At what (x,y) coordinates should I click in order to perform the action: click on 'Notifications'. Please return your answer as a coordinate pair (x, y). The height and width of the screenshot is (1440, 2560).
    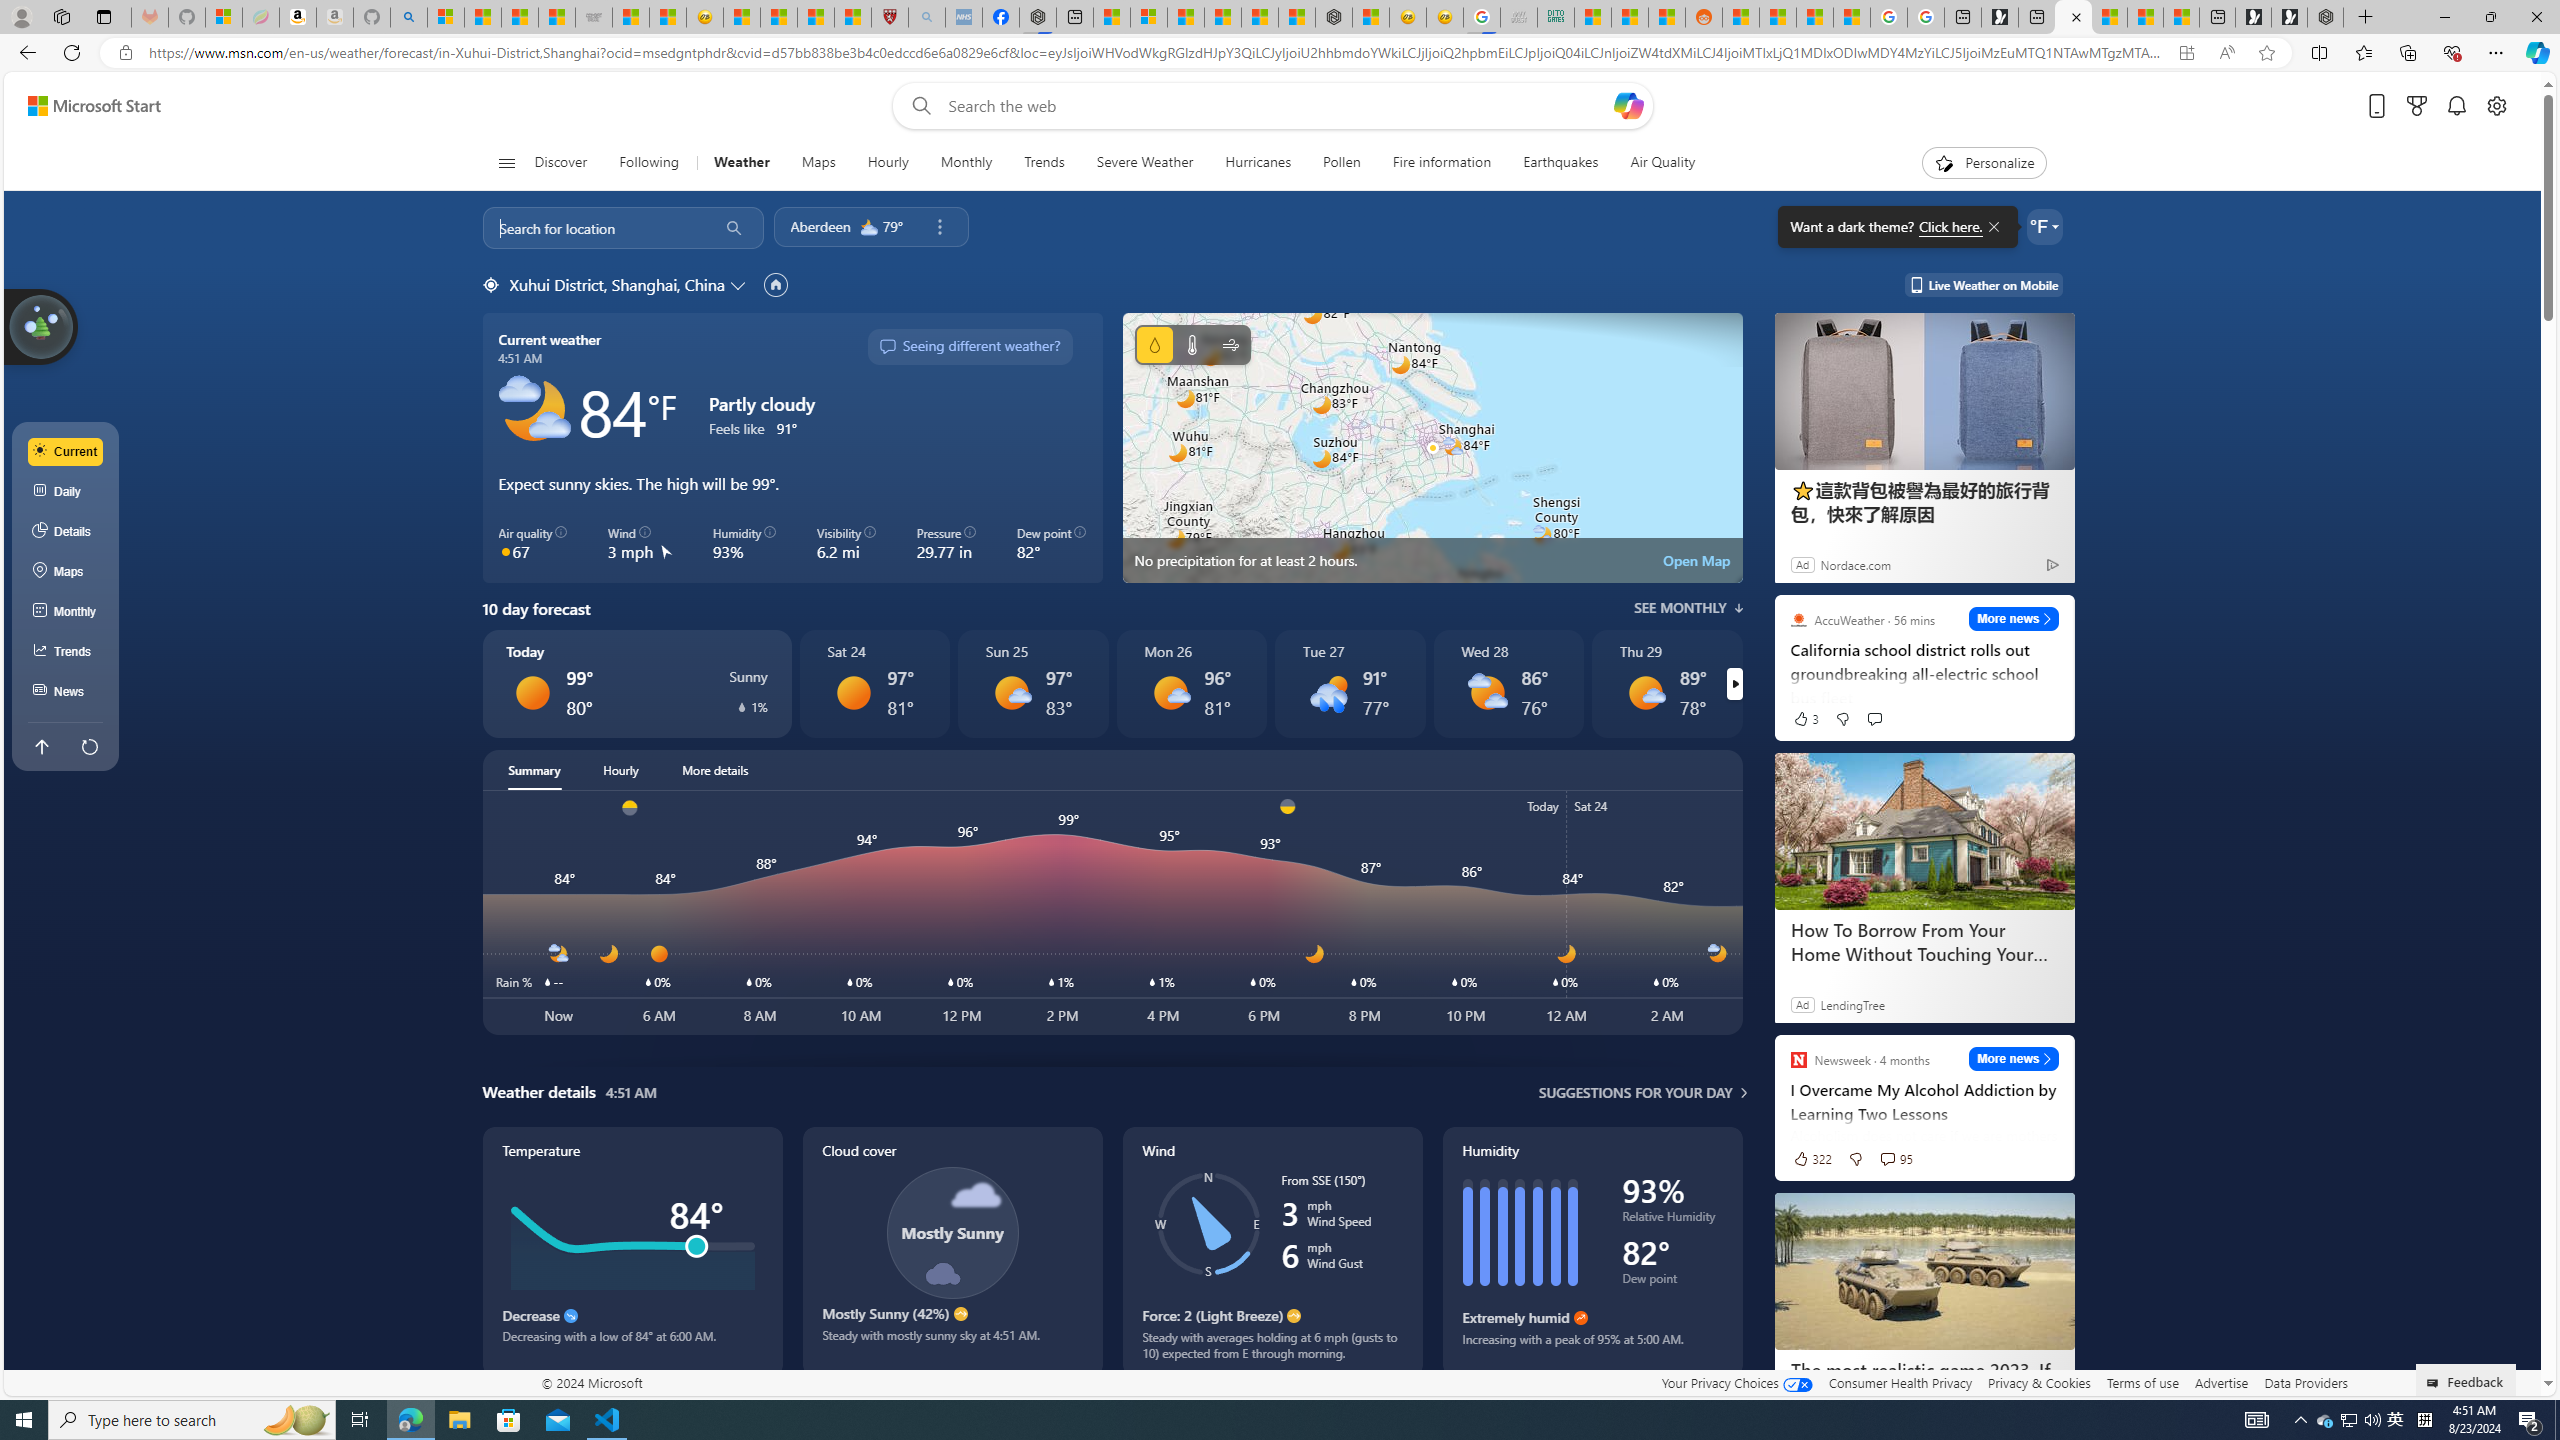
    Looking at the image, I should click on (2457, 106).